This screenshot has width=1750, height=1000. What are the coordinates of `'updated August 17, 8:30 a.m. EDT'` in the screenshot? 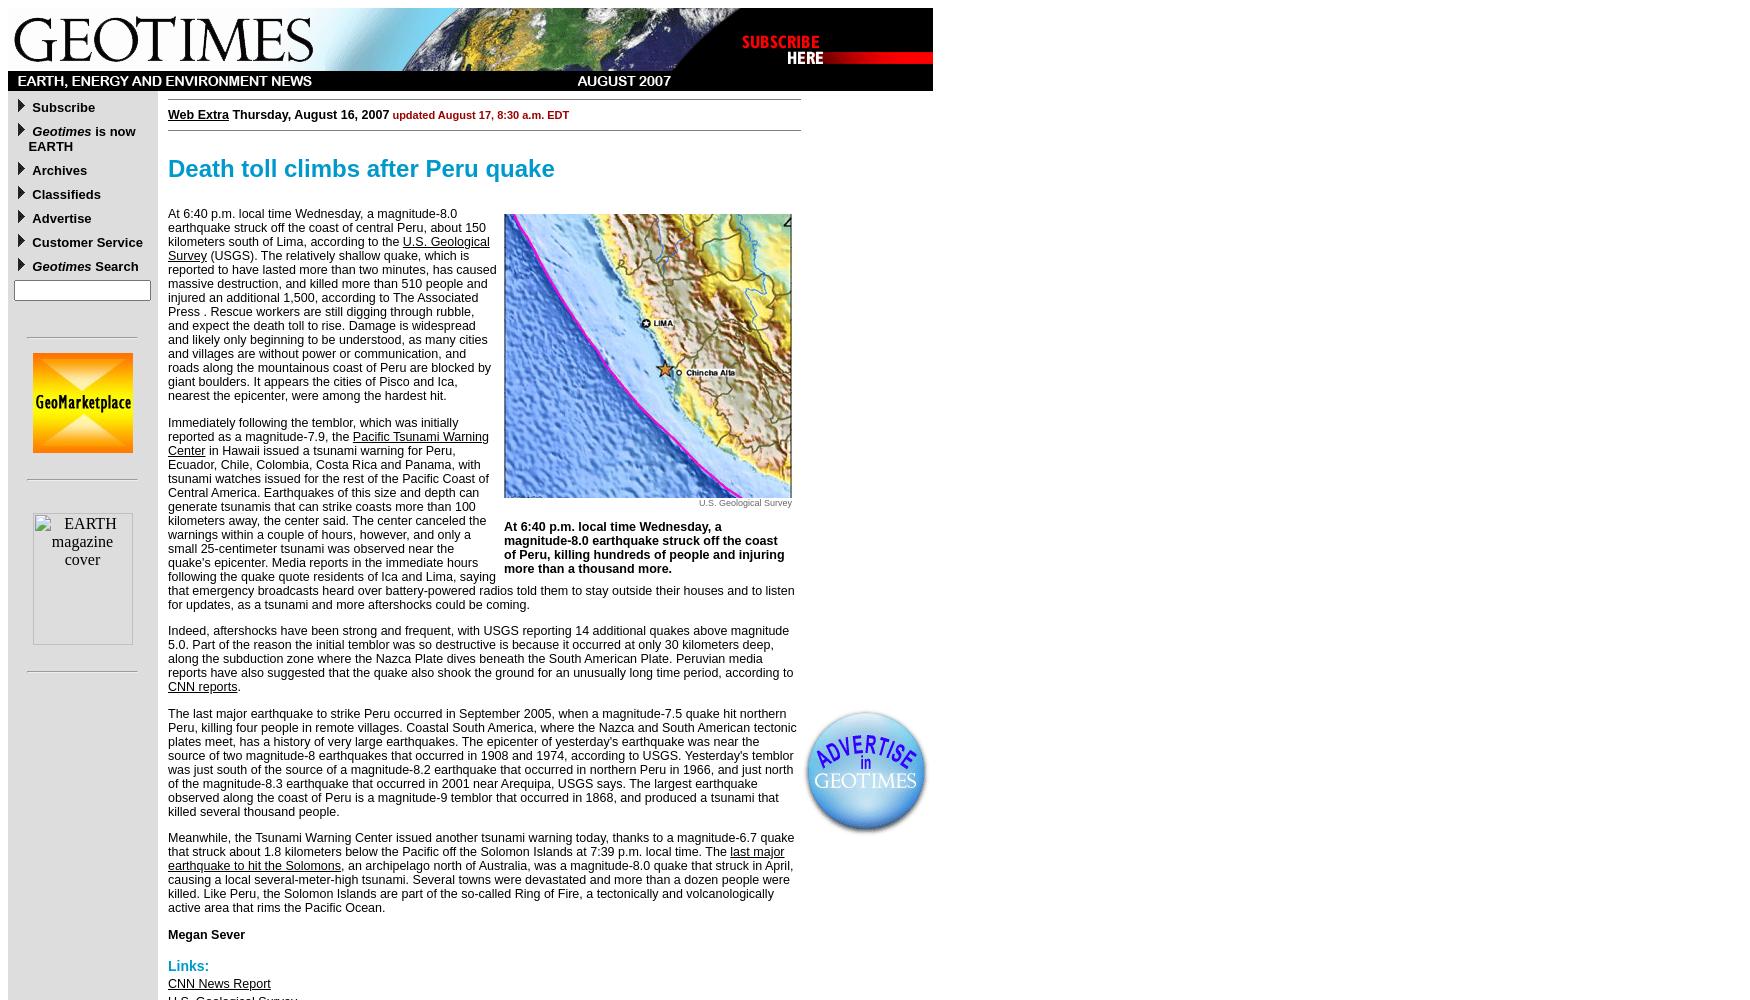 It's located at (388, 114).